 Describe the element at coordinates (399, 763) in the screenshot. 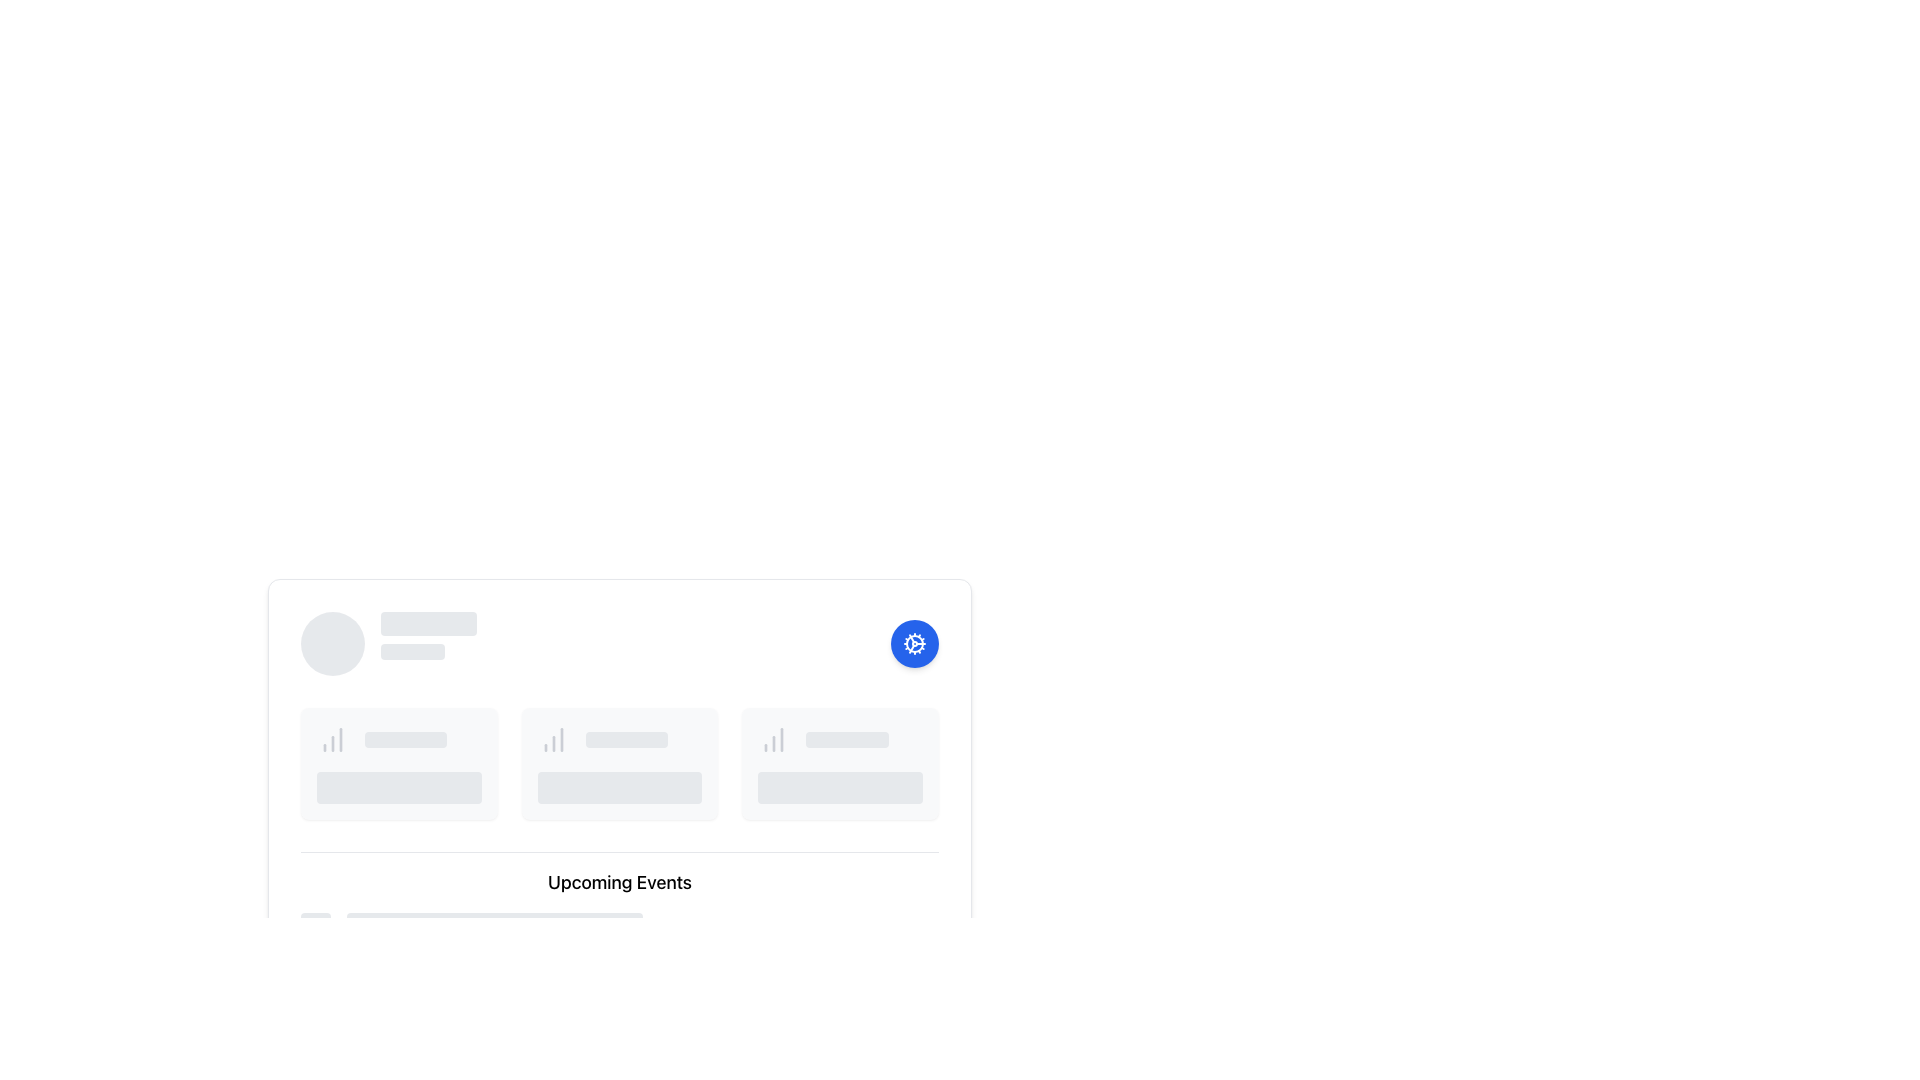

I see `the first card in the grid layout, which serves as a loading indicator and is positioned on the top-left` at that location.